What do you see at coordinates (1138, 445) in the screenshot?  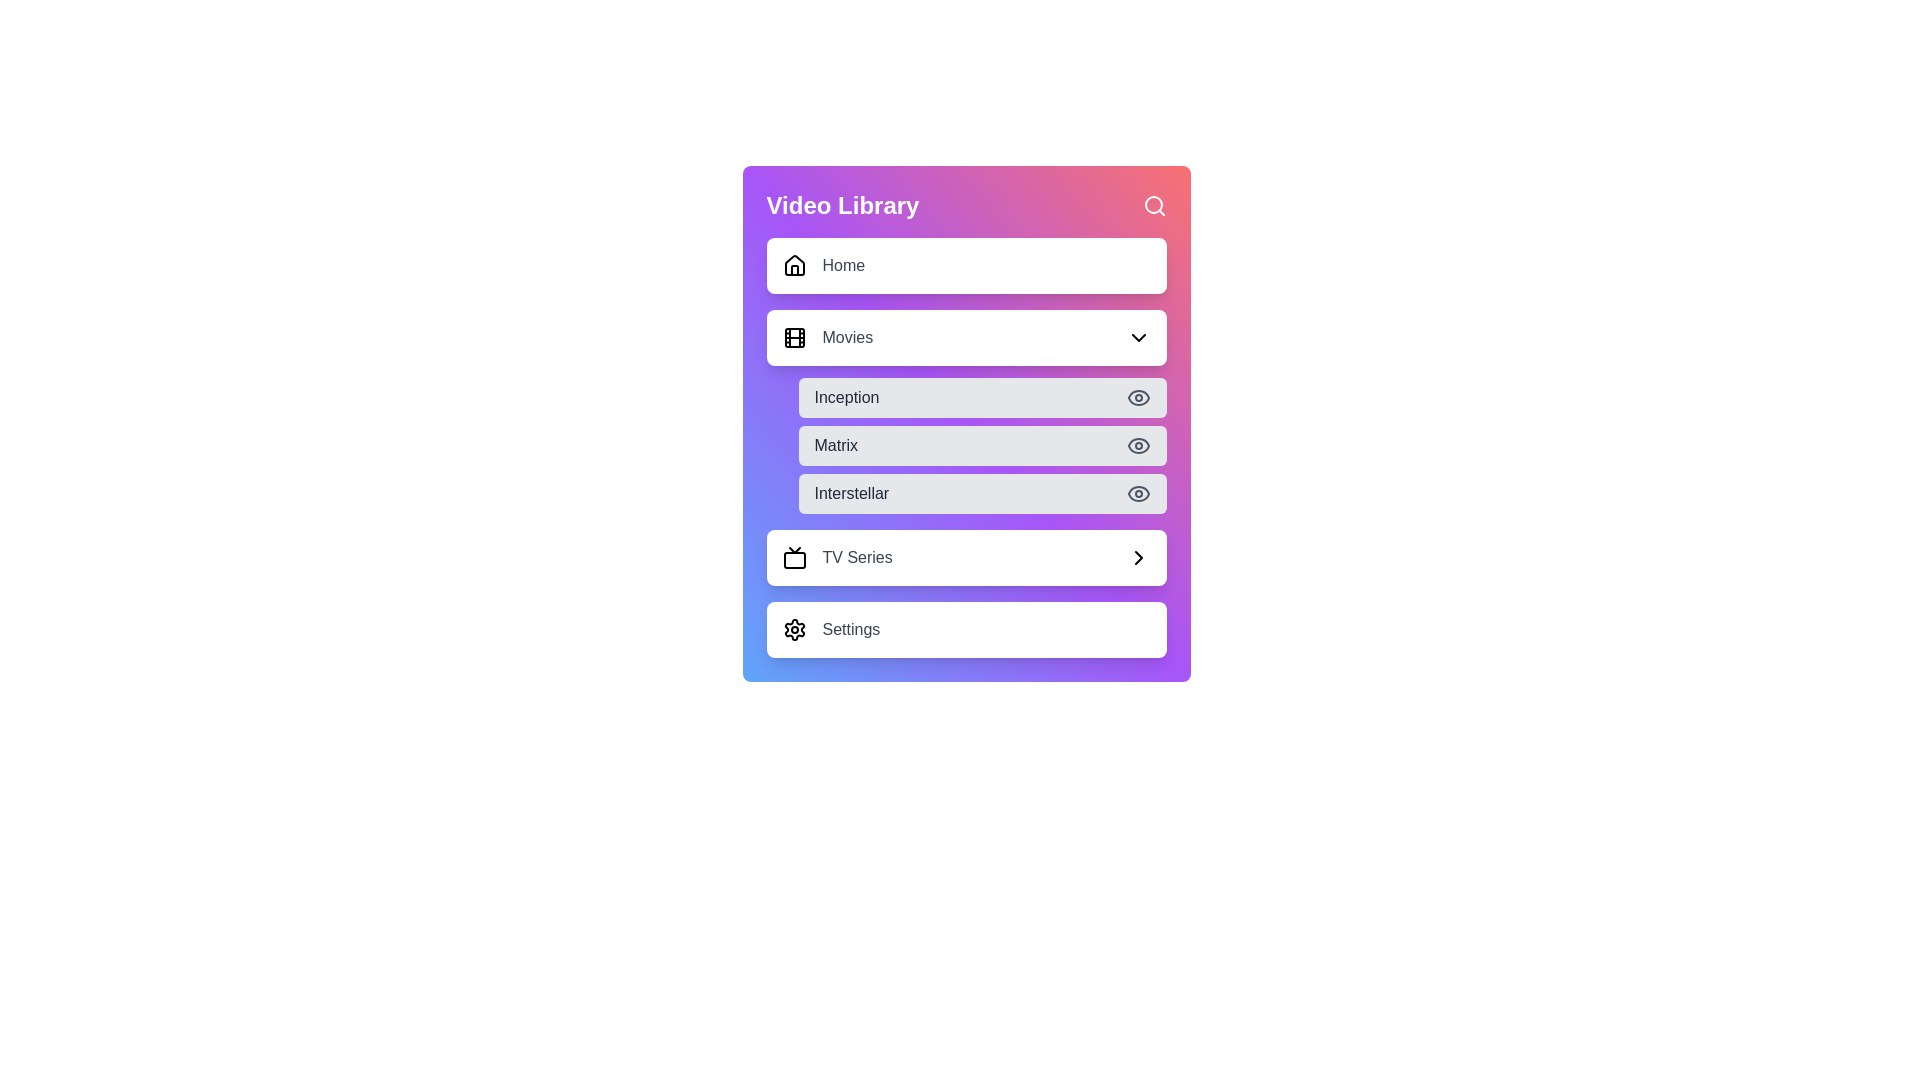 I see `the eye icon located to the far right of the 'Matrix' button in the 'Movies' dropdown within the 'Video Library' menu section` at bounding box center [1138, 445].